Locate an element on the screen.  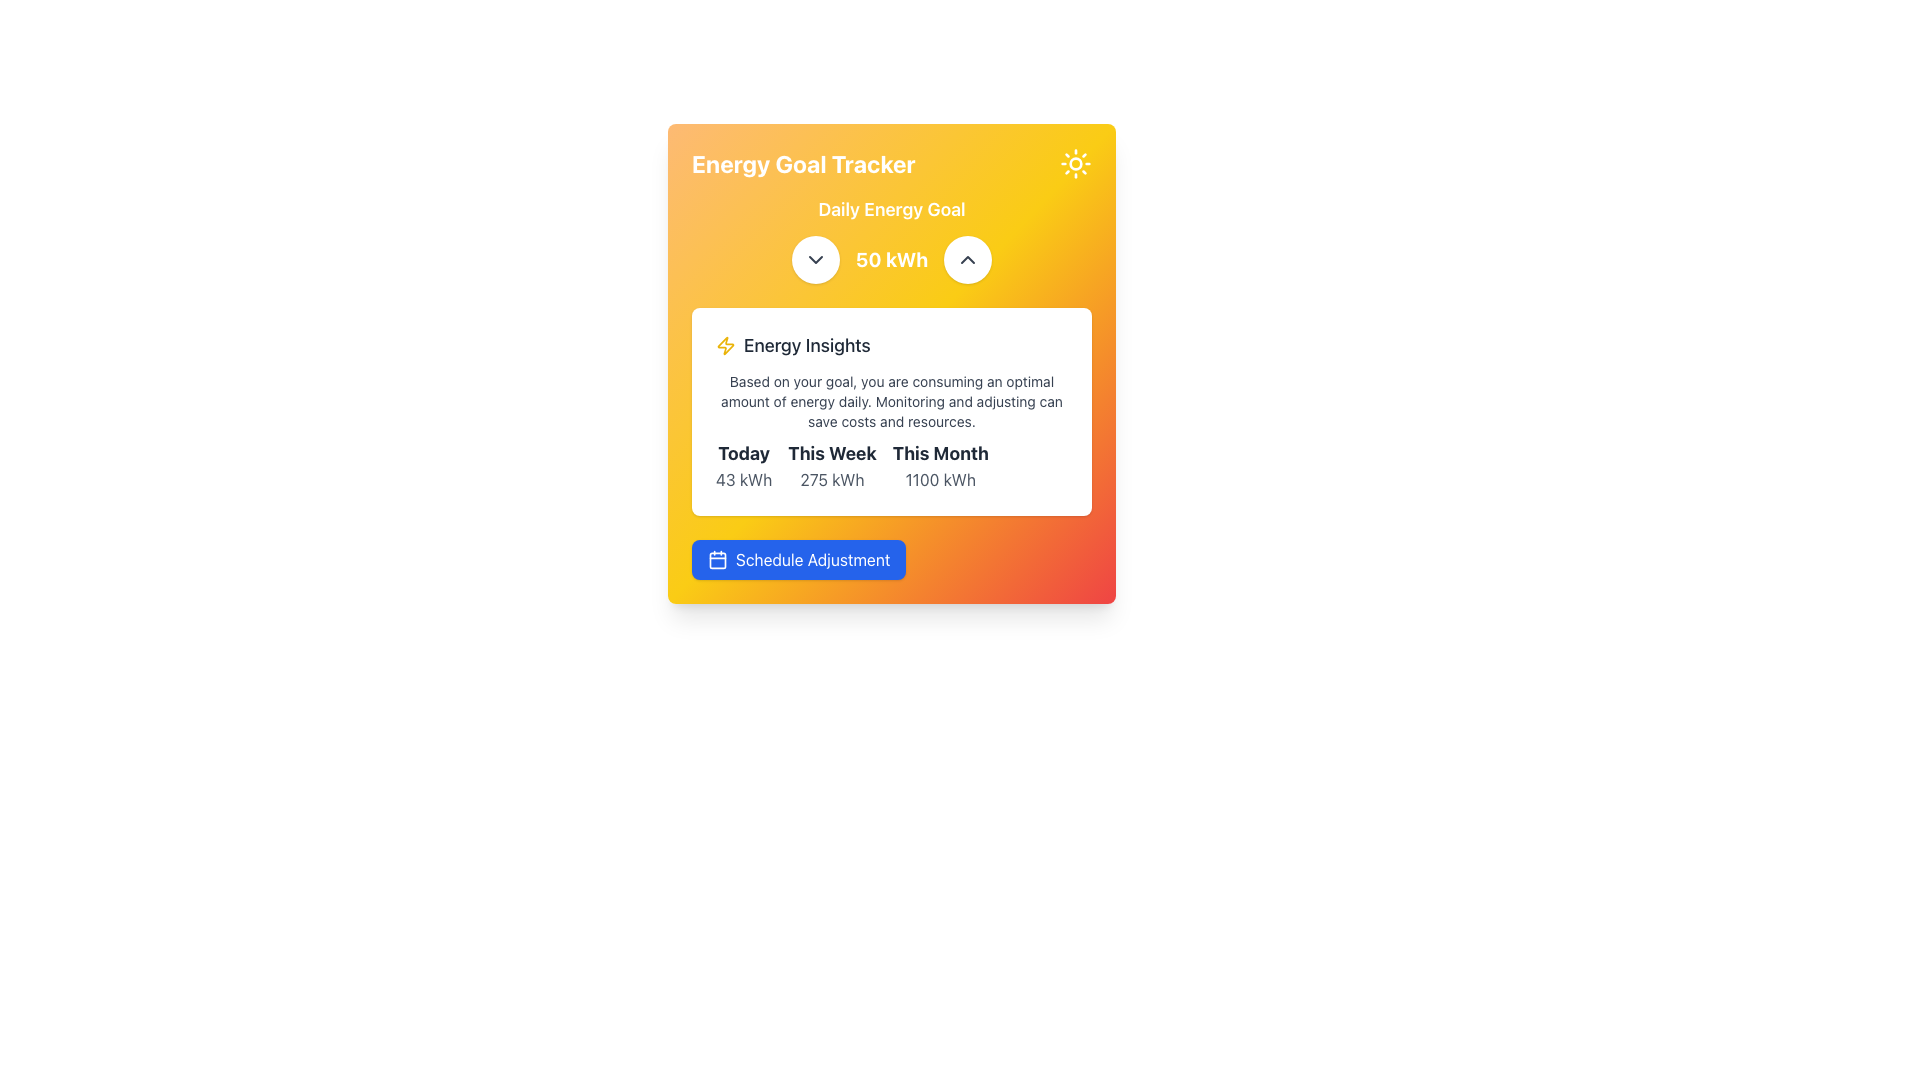
the circular button with a downward-pointing chevron icon to decrease the energy goal value, located to the left of the '50 kWh' text is located at coordinates (815, 258).